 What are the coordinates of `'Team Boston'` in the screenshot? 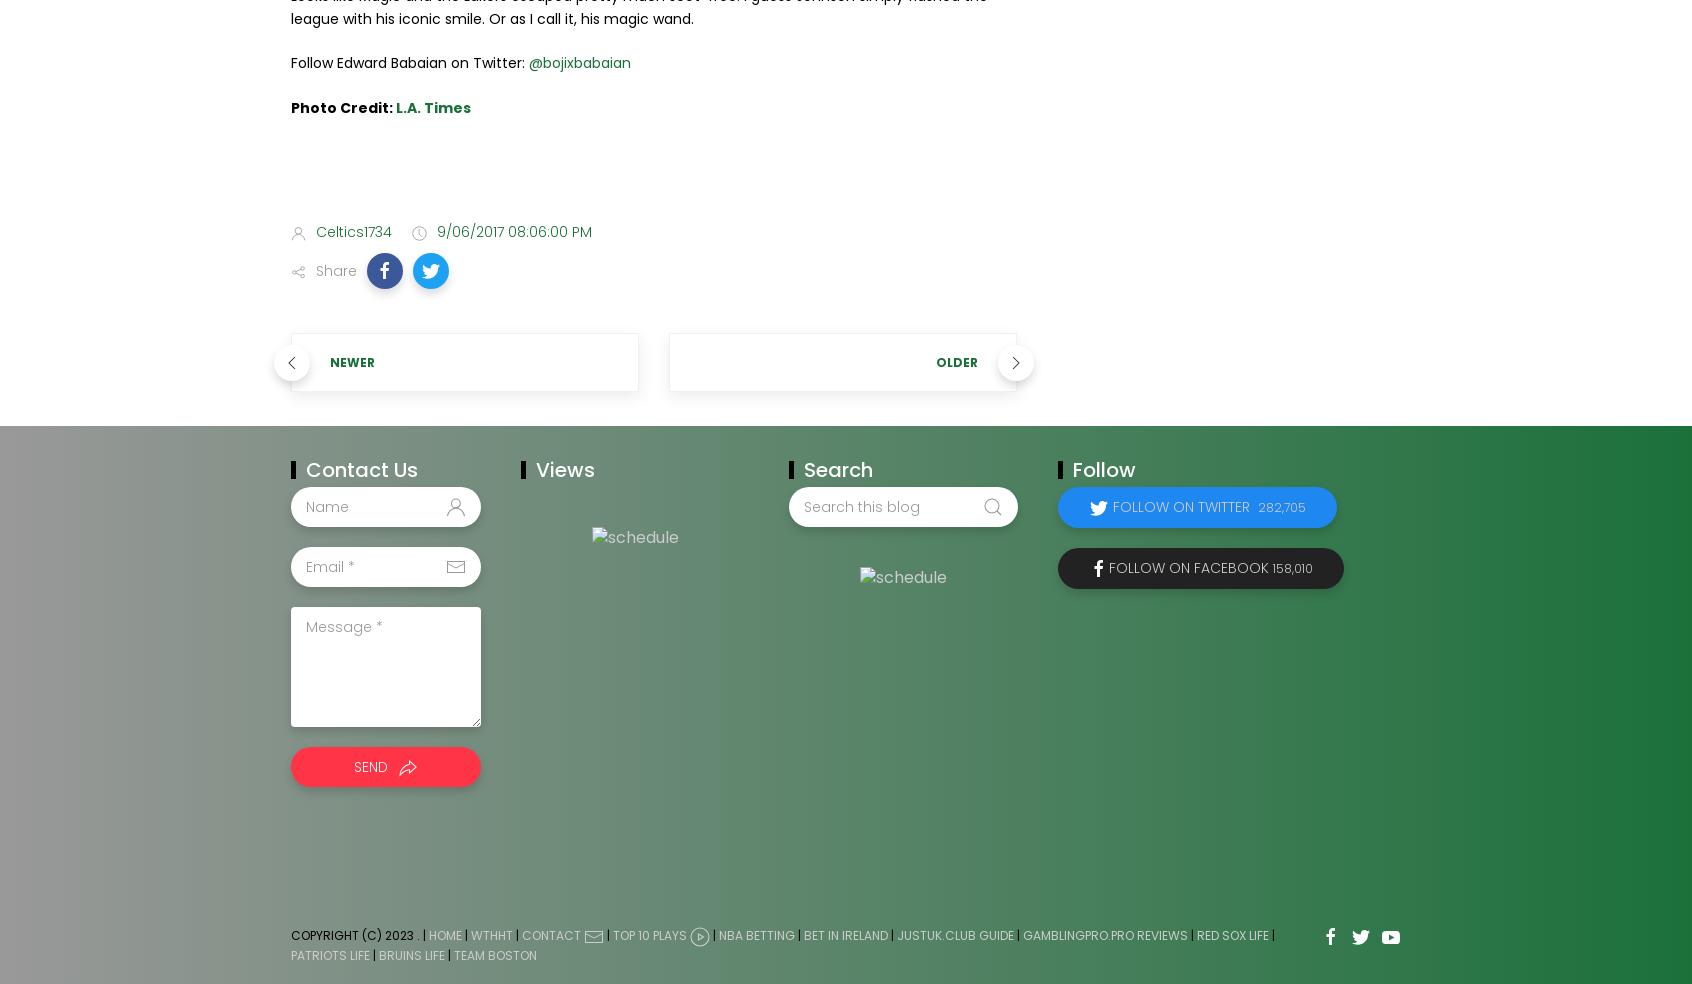 It's located at (452, 955).